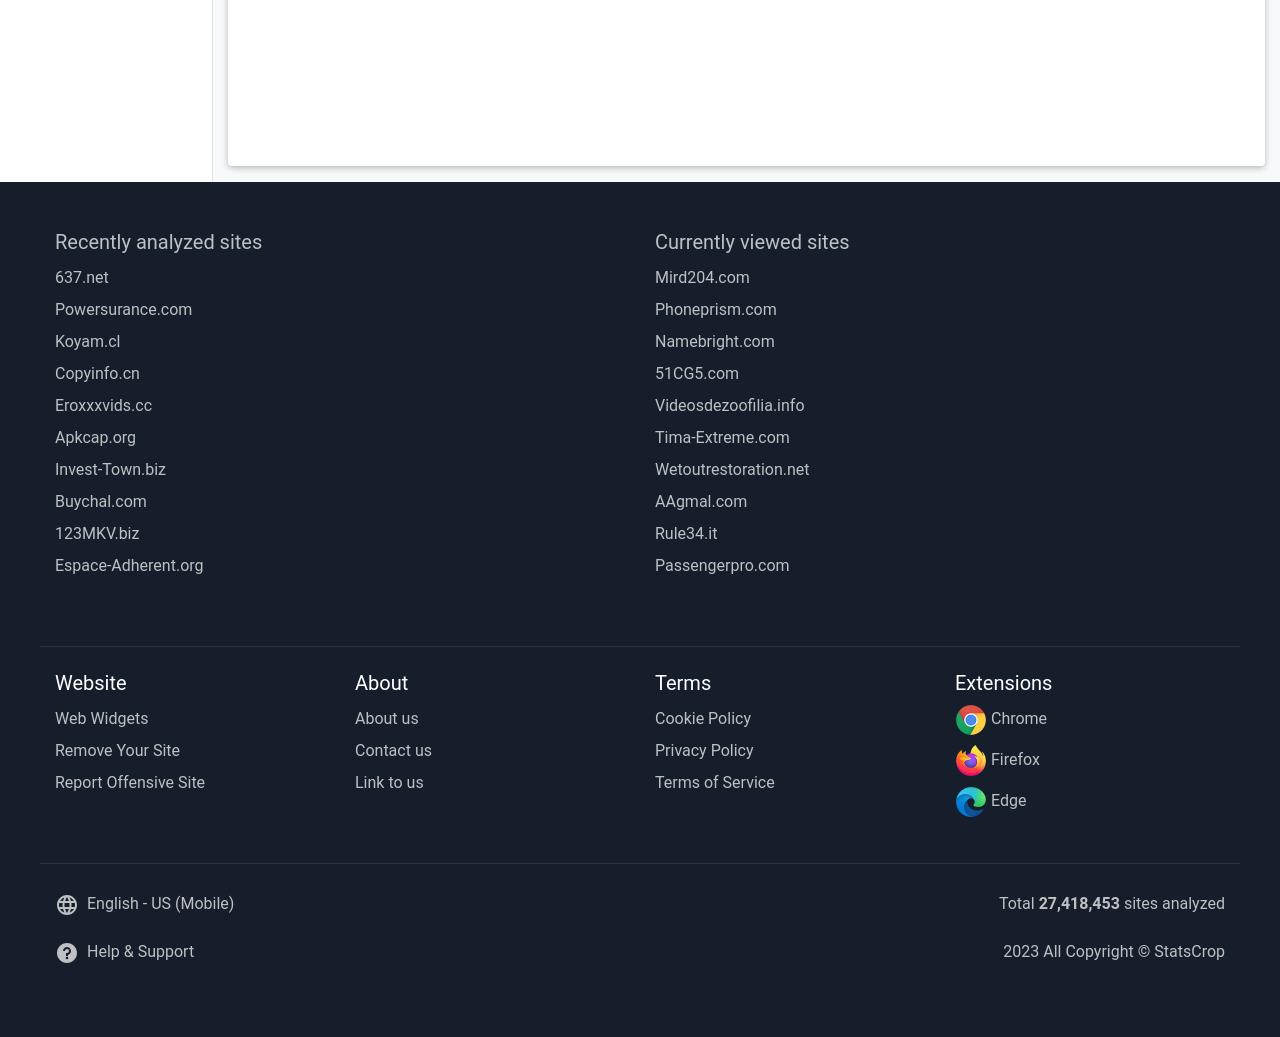  What do you see at coordinates (654, 241) in the screenshot?
I see `'Currently viewed sites'` at bounding box center [654, 241].